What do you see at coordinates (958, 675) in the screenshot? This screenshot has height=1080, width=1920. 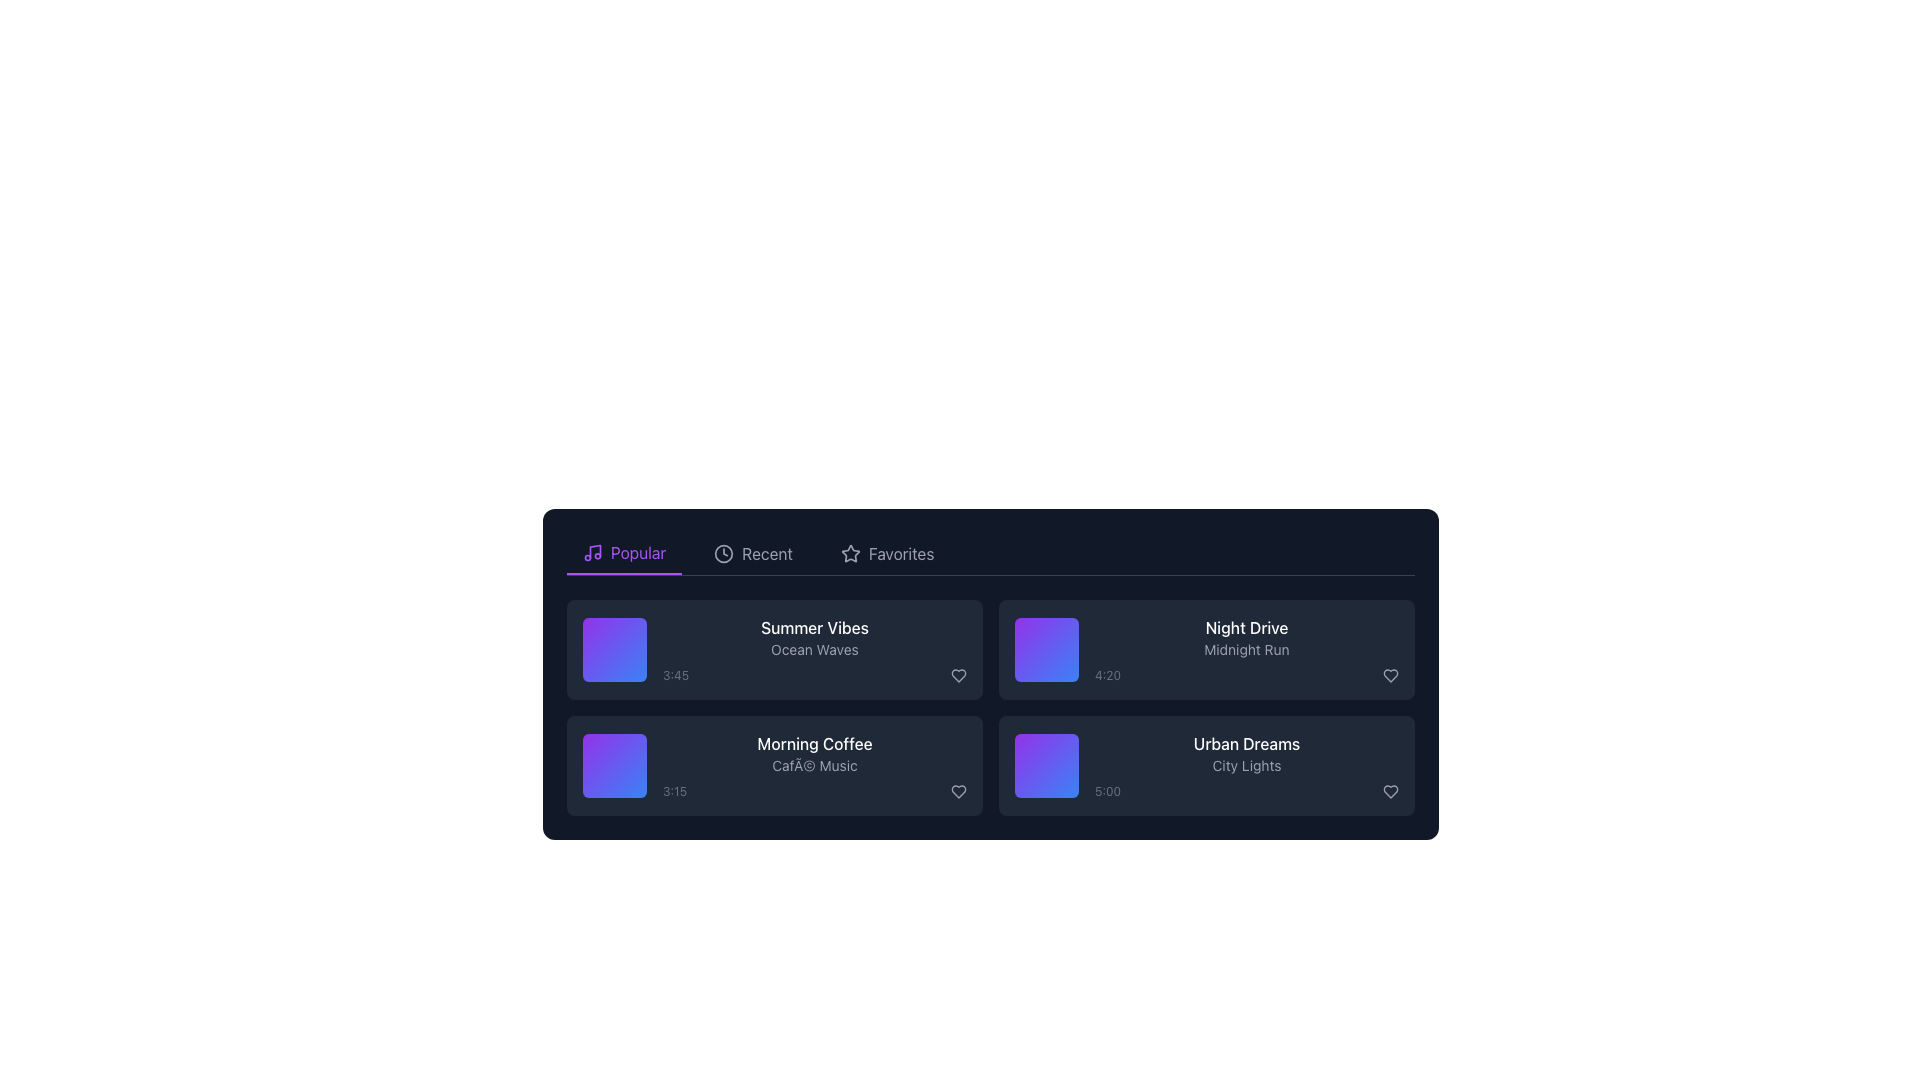 I see `the favorite button icon` at bounding box center [958, 675].